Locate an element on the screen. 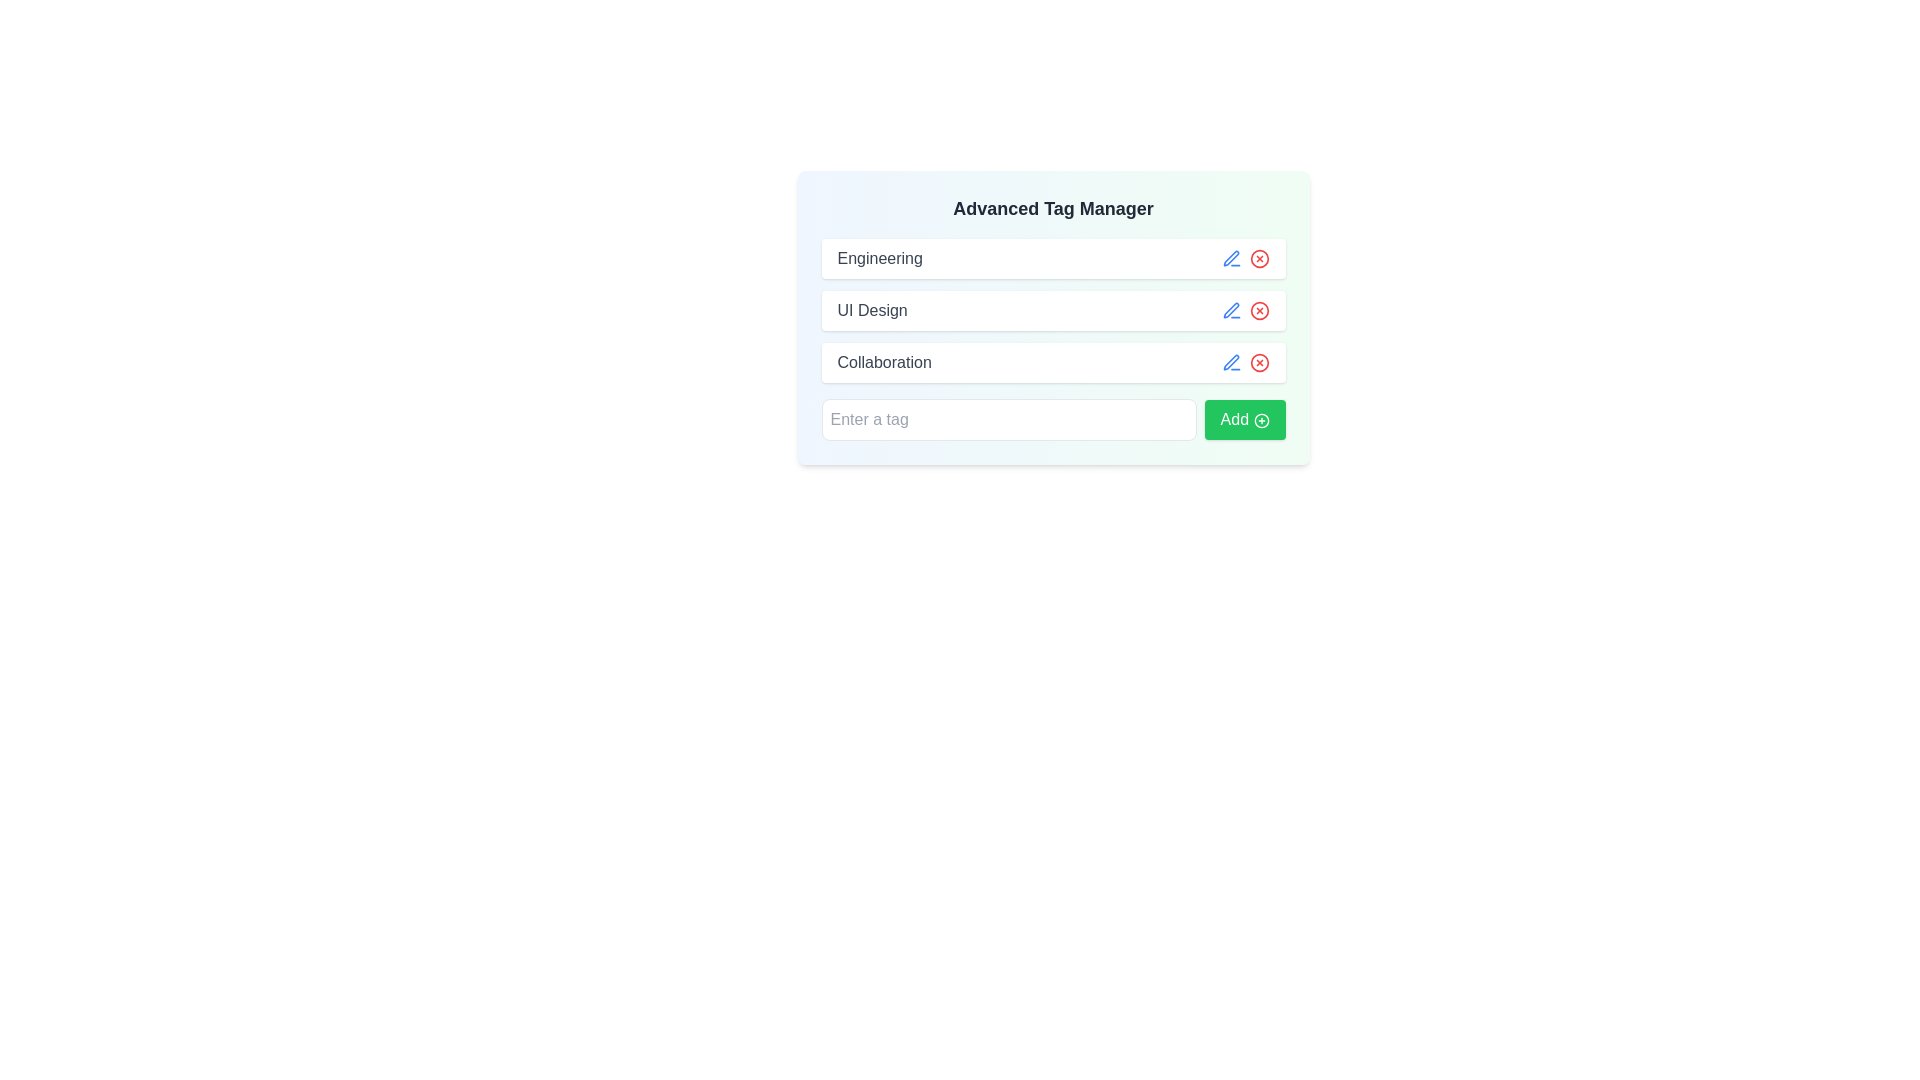 The image size is (1920, 1080). the text label 'UI Design' located in the second row of the tag list in the Advanced Tag Manager interface is located at coordinates (872, 311).